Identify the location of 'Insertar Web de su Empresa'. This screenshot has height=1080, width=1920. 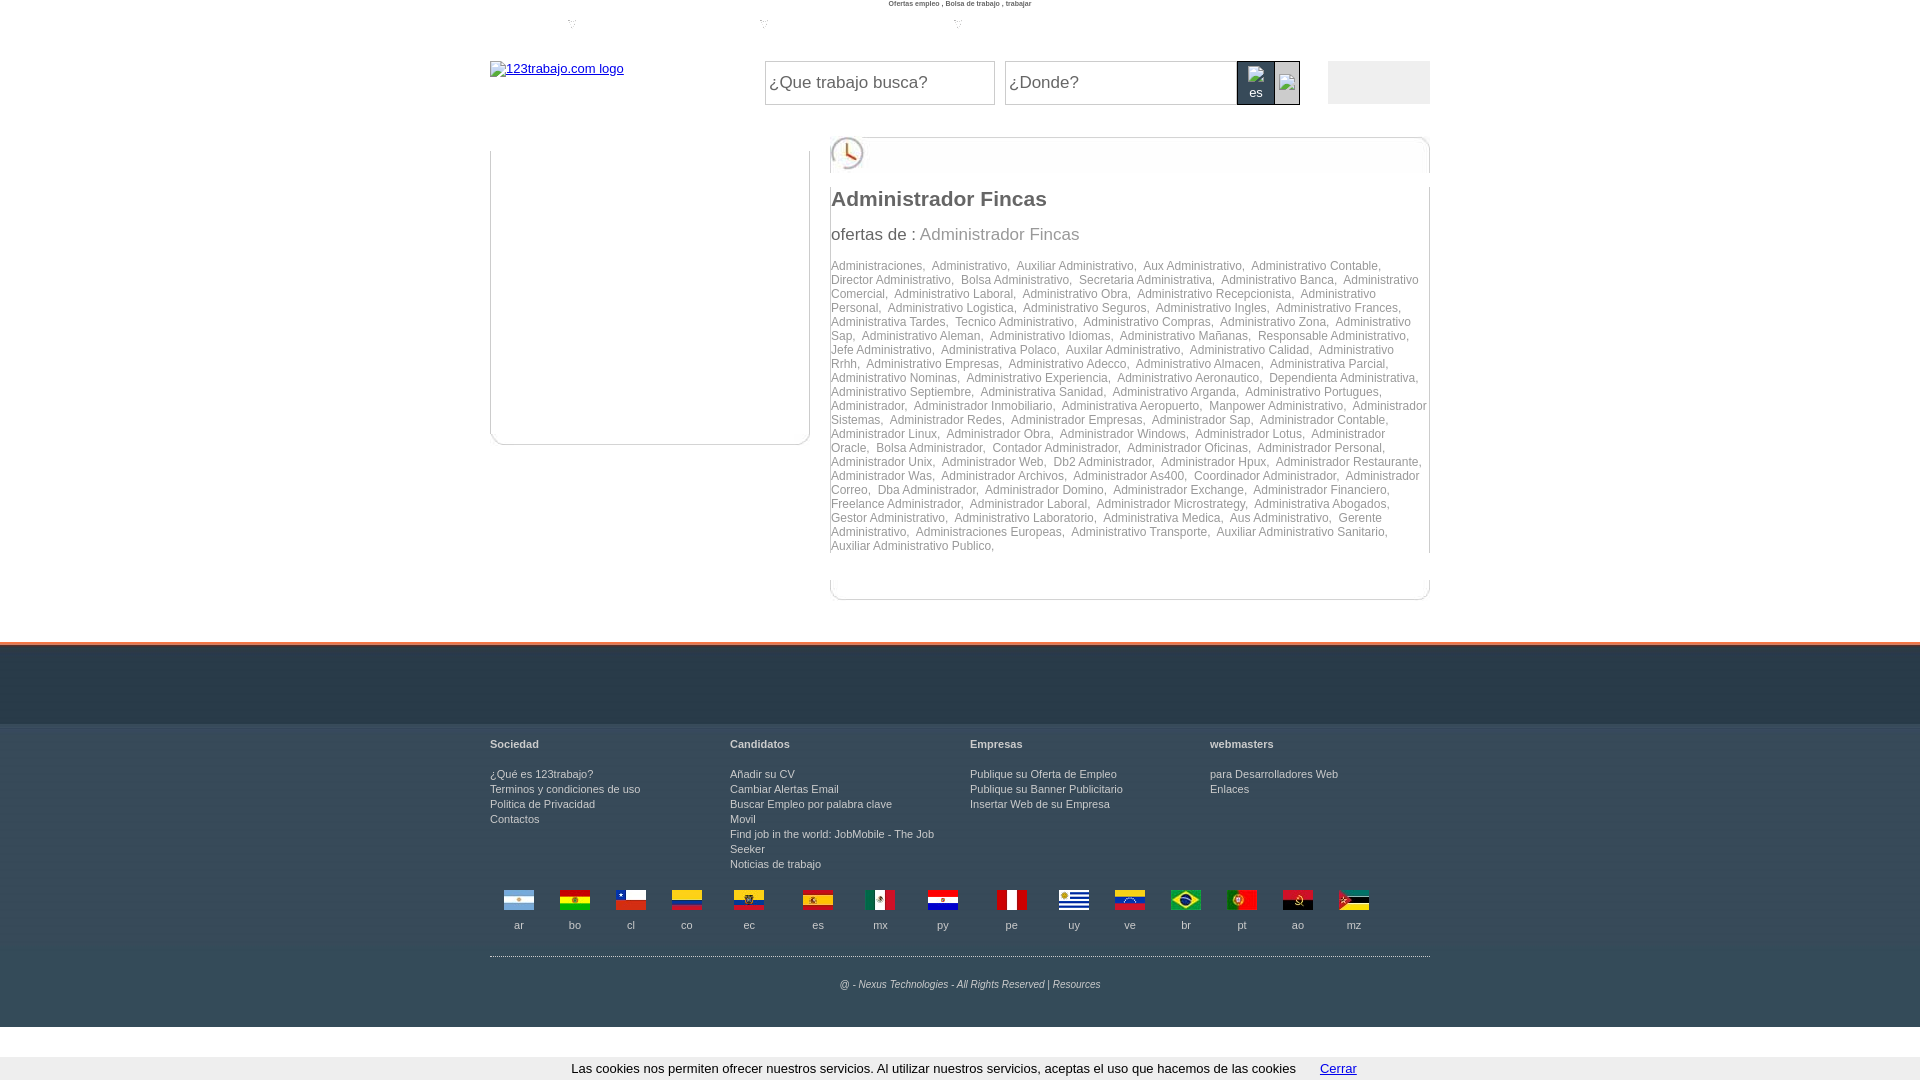
(1040, 802).